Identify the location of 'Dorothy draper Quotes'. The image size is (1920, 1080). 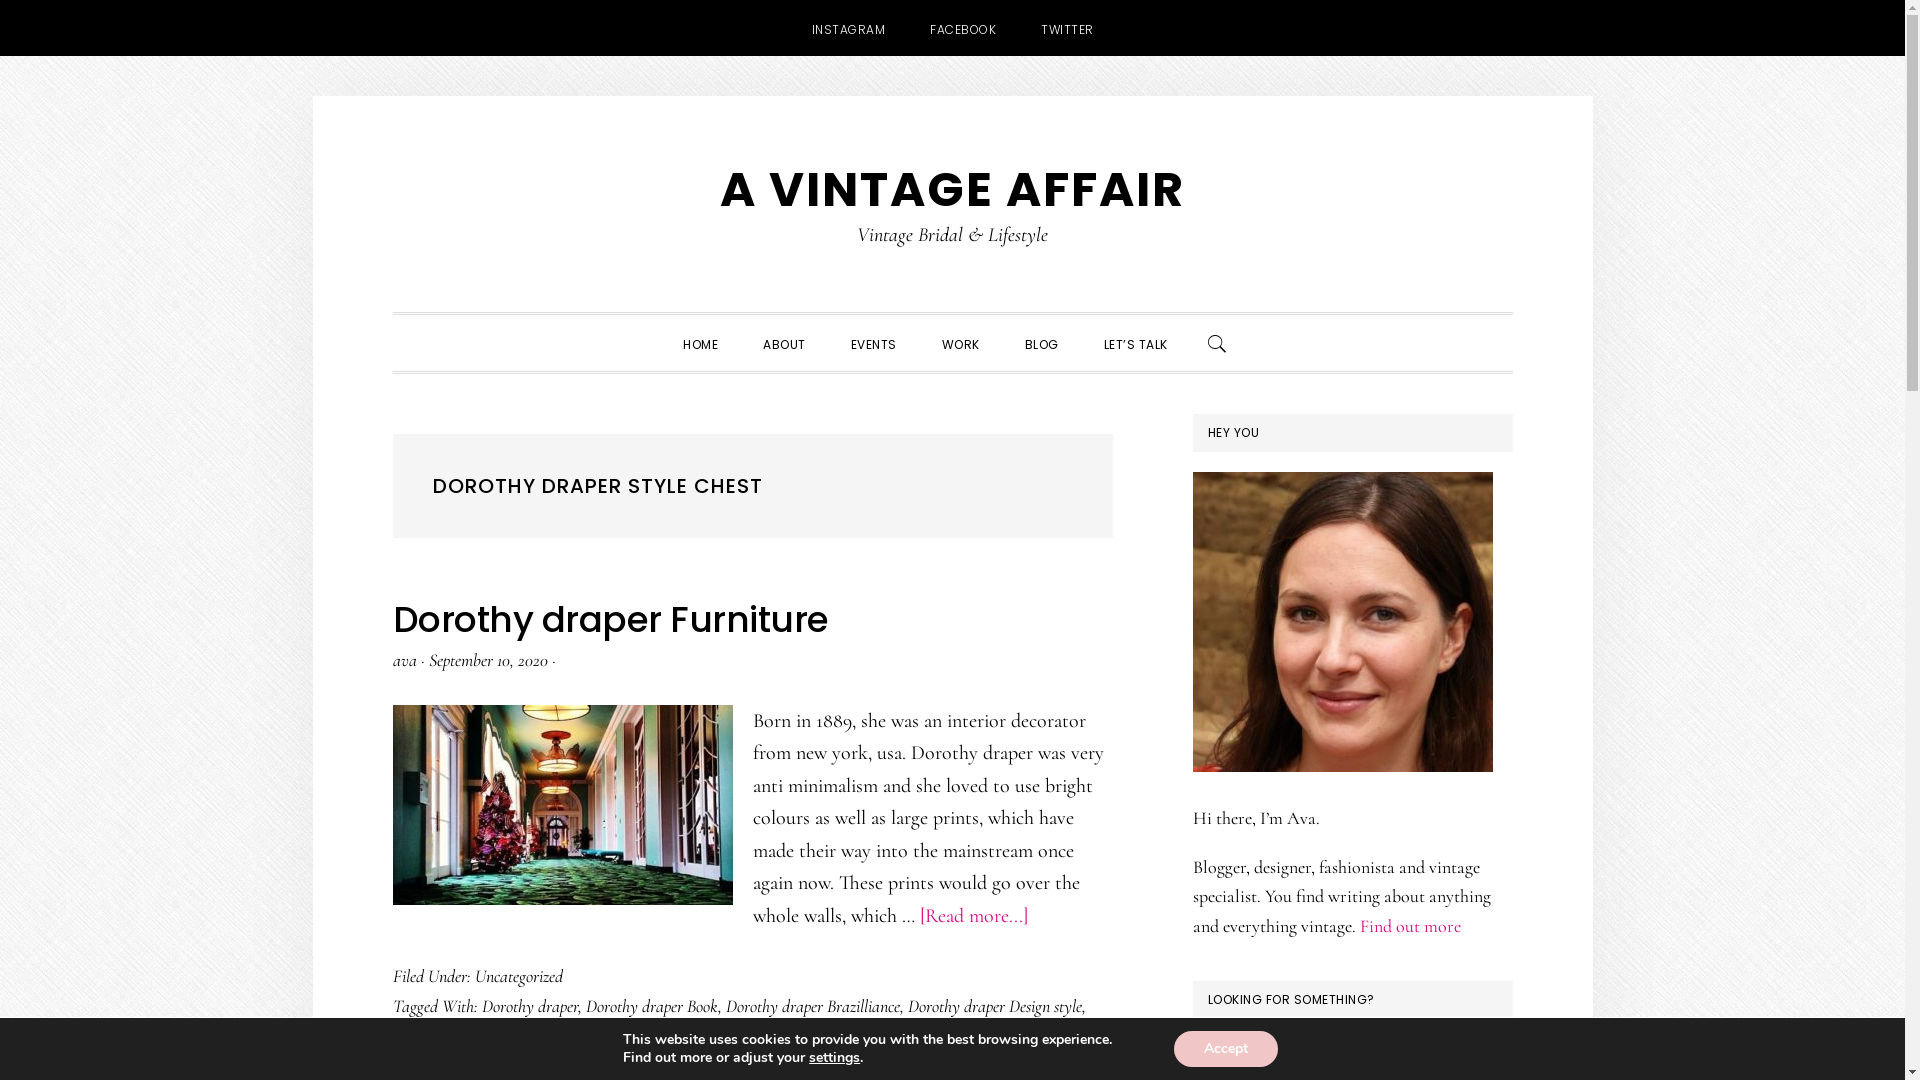
(392, 1063).